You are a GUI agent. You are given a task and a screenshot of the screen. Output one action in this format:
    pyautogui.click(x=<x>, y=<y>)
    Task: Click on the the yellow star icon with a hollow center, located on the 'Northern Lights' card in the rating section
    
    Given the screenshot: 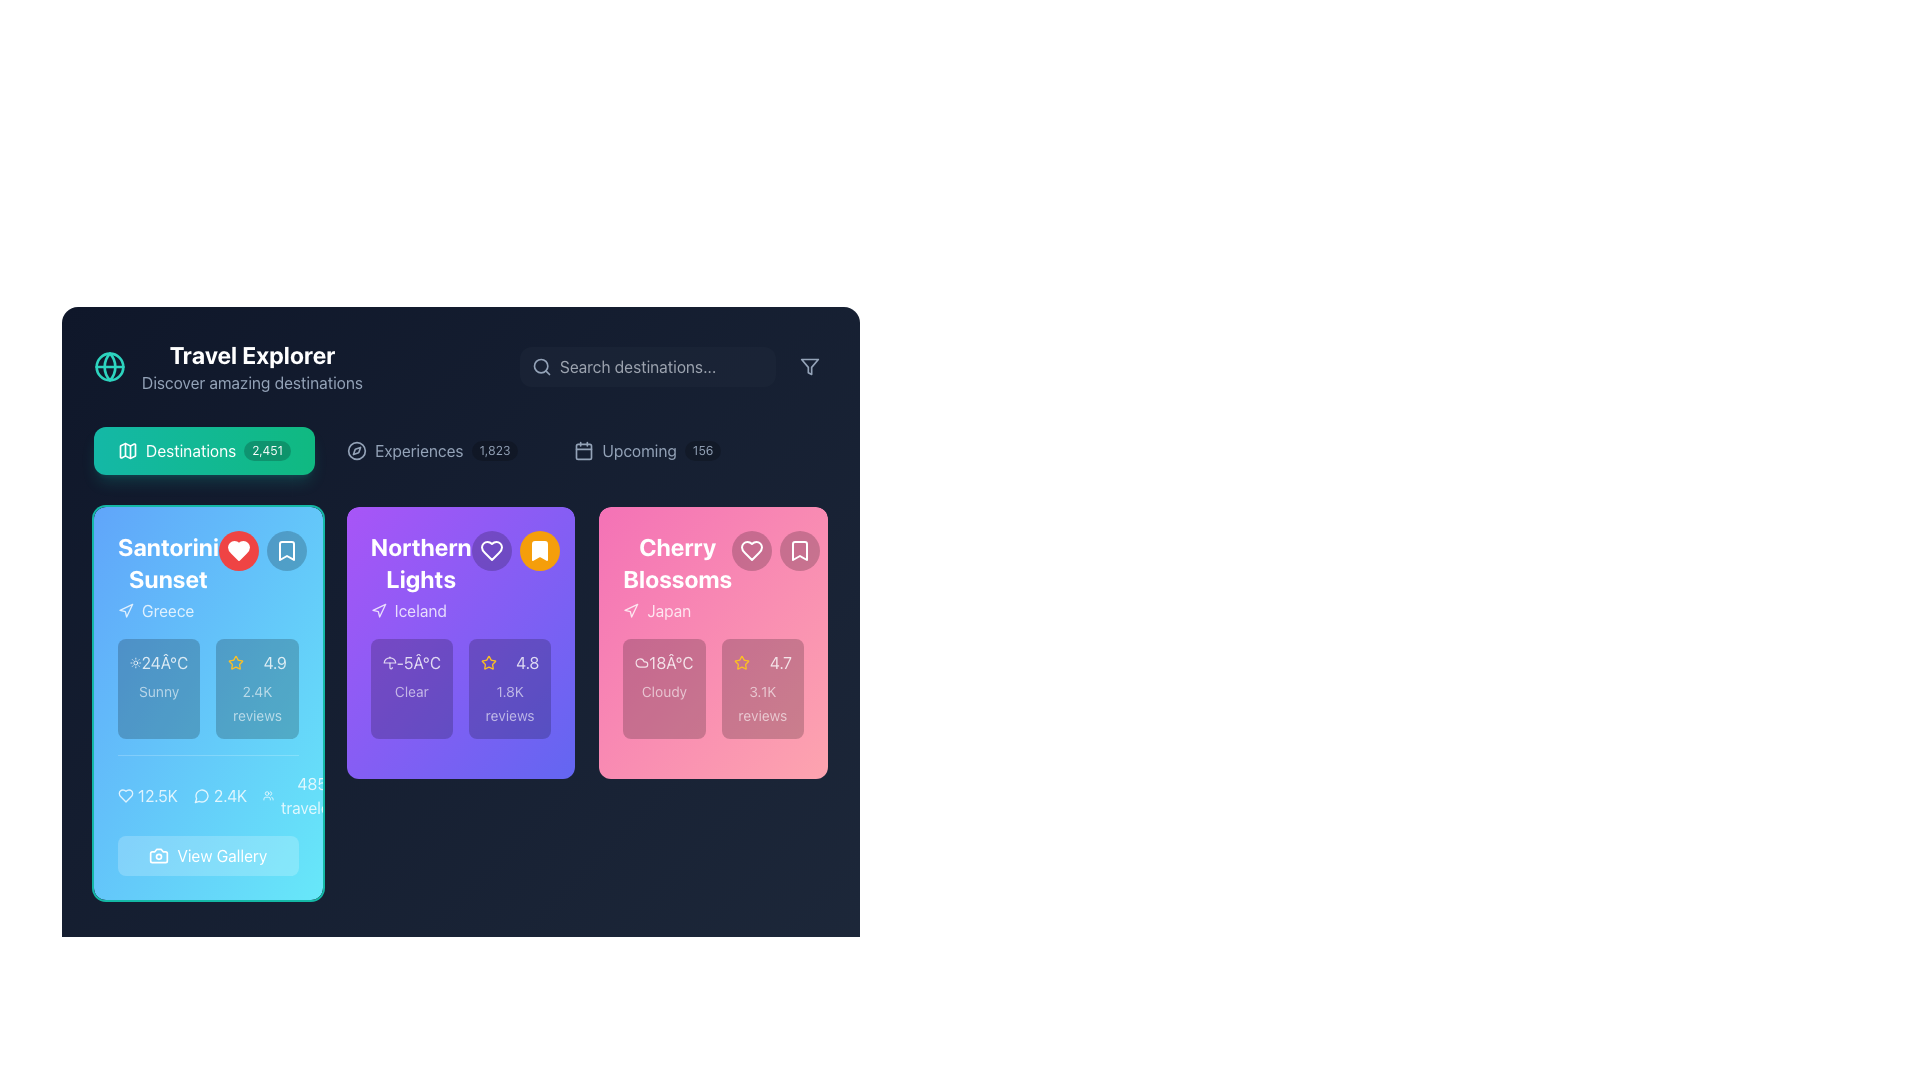 What is the action you would take?
    pyautogui.click(x=489, y=662)
    